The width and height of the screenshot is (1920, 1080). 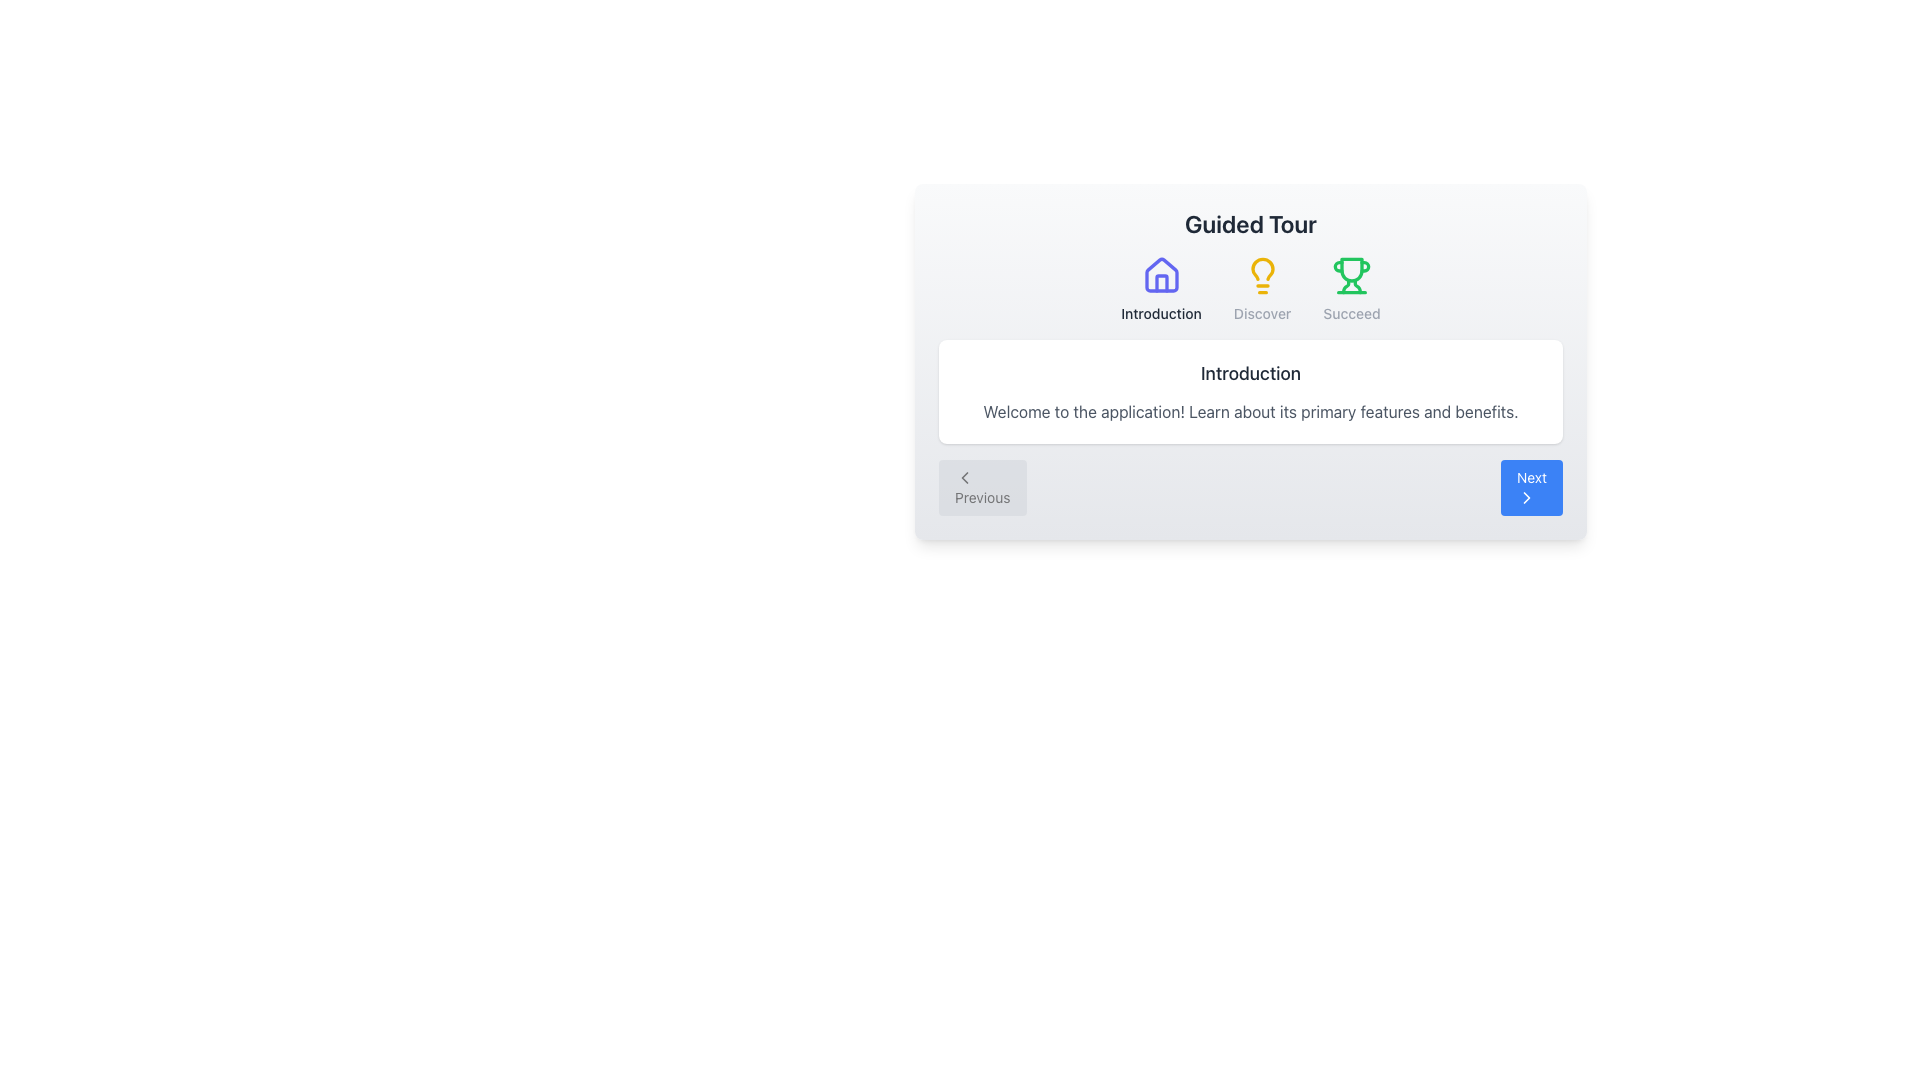 I want to click on the 'Succeed' interactive tab, which is the rightmost option in a group of three elements in a guided tour feature, so click(x=1352, y=289).